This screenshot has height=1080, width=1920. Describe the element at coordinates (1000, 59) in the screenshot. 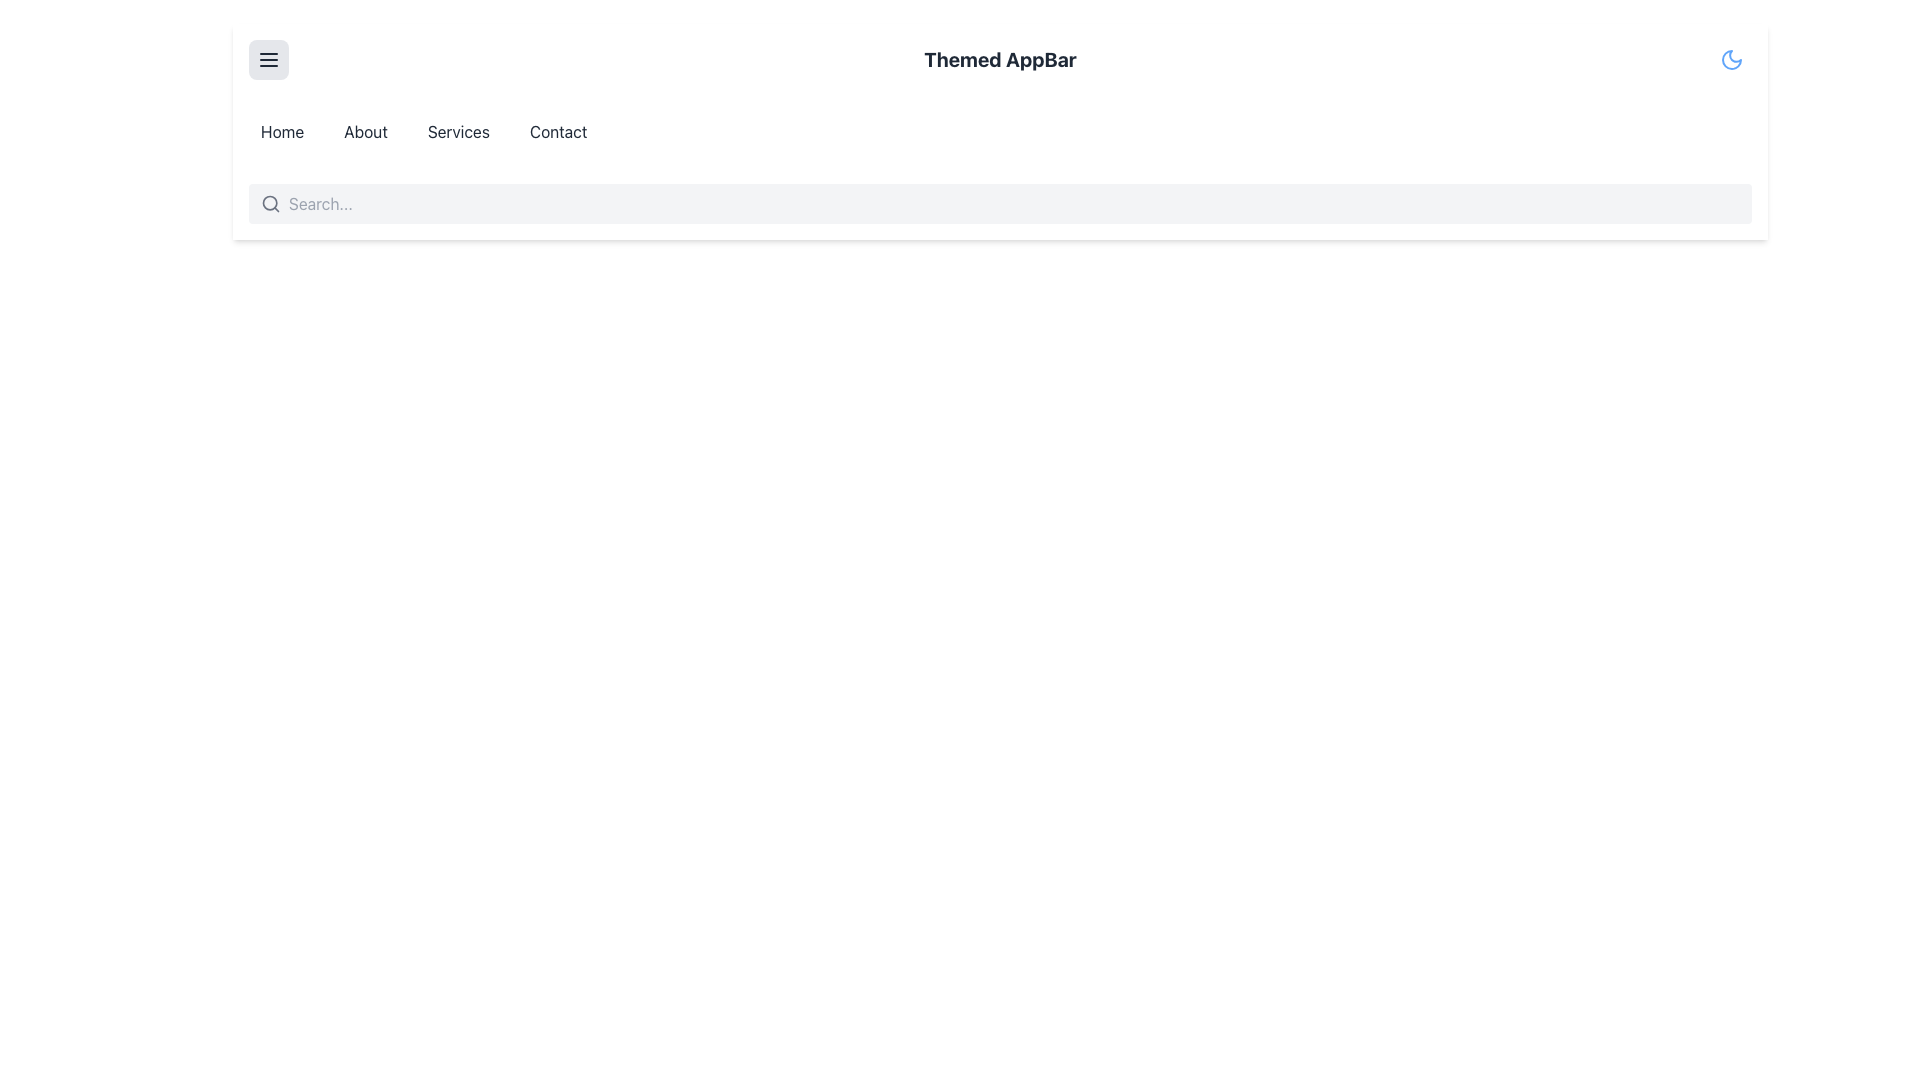

I see `the Toolbar element that contains the bold text 'Themed AppBar' and is positioned at the top of the application` at that location.